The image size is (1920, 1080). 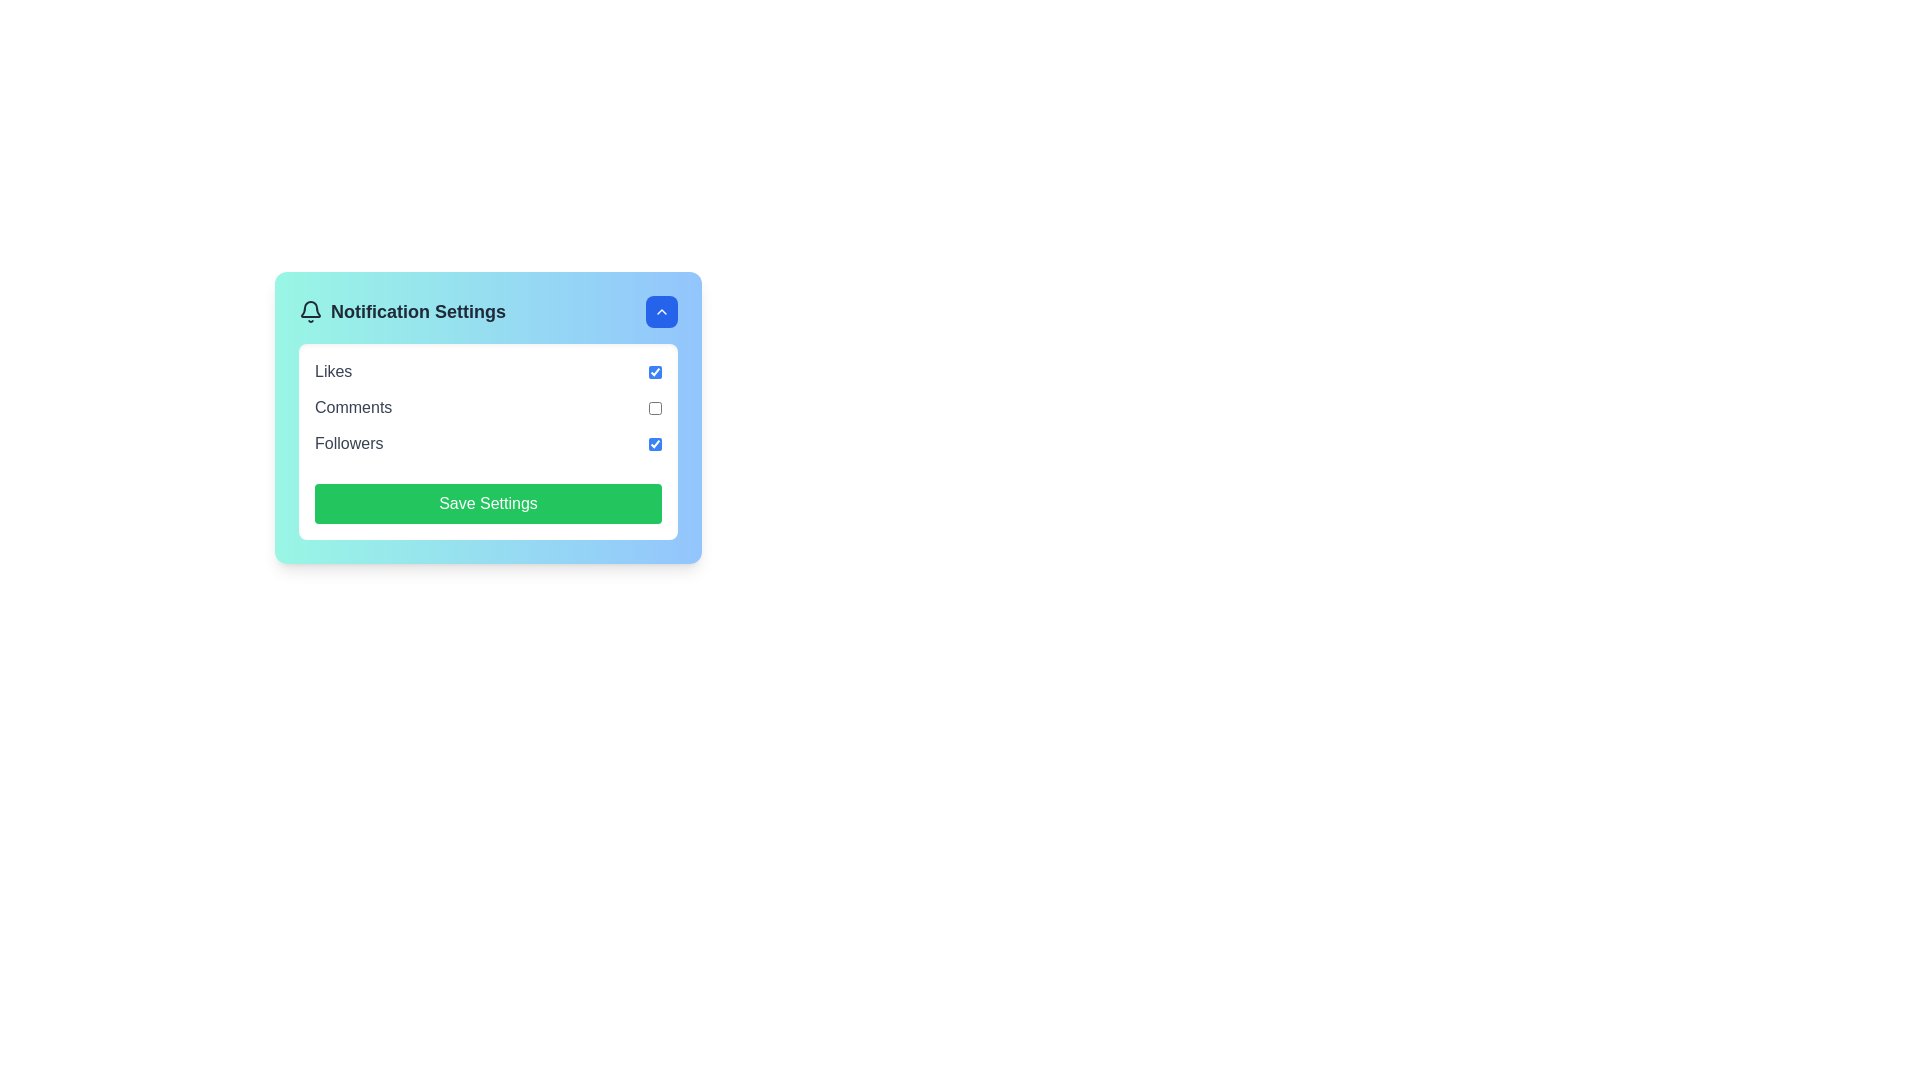 I want to click on the Text label that serves as a descriptive label for the adjacent checkbox, indicating its selection purpose, so click(x=333, y=371).